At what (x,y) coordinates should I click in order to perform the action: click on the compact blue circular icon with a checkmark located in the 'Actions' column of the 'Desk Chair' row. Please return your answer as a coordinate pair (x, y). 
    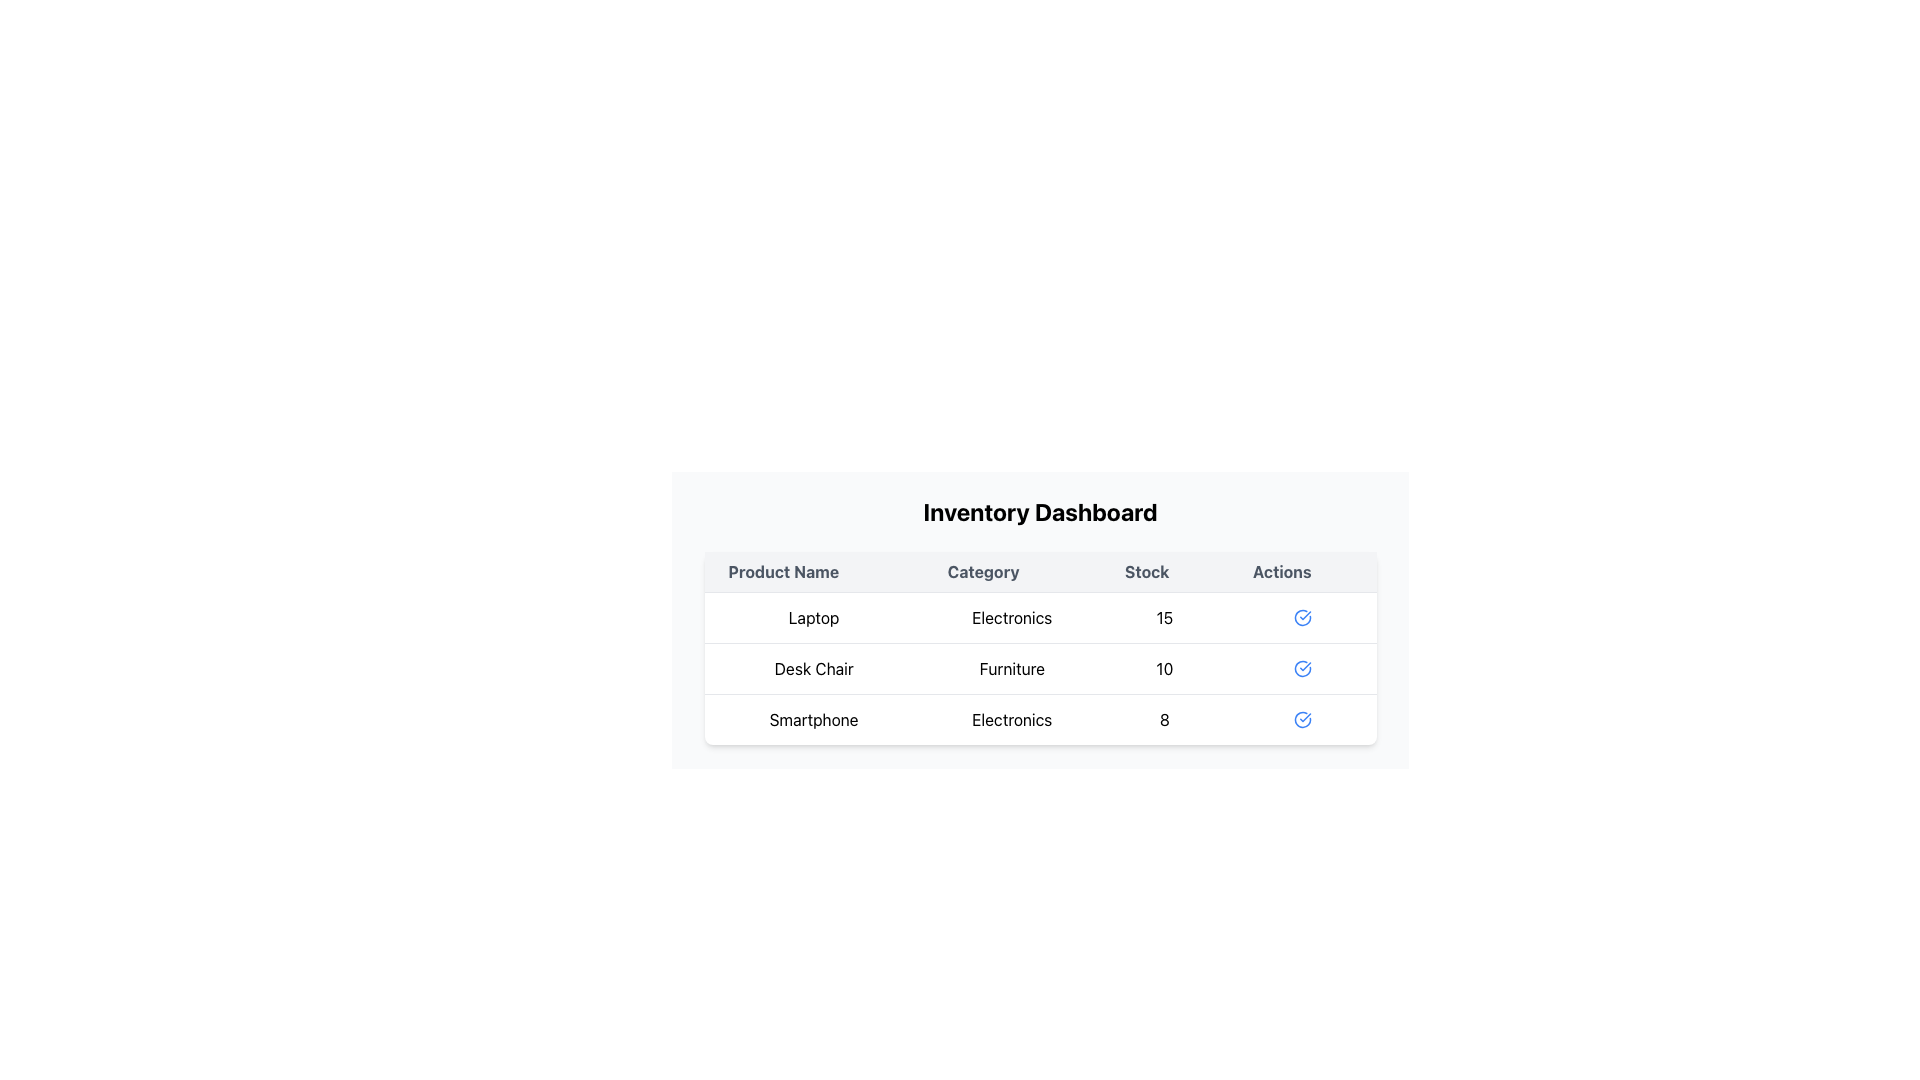
    Looking at the image, I should click on (1302, 668).